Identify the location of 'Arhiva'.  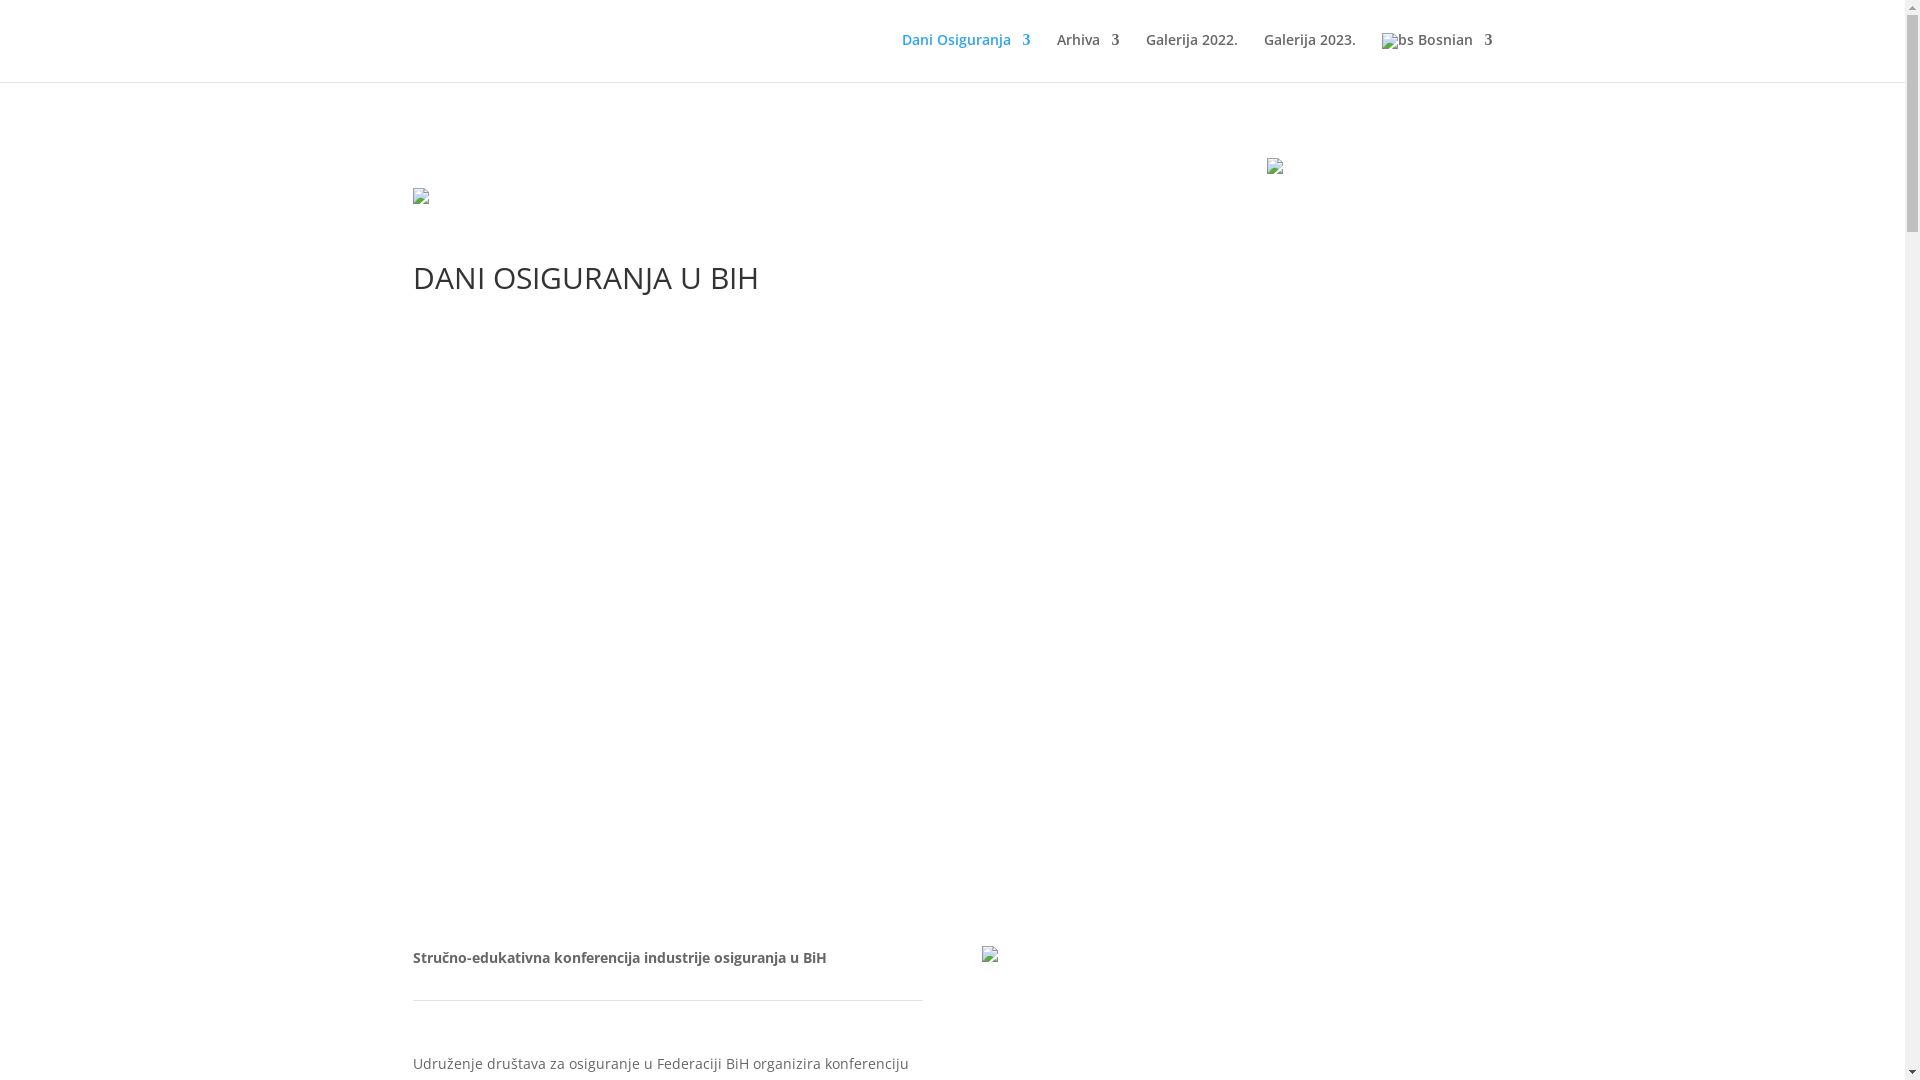
(1086, 55).